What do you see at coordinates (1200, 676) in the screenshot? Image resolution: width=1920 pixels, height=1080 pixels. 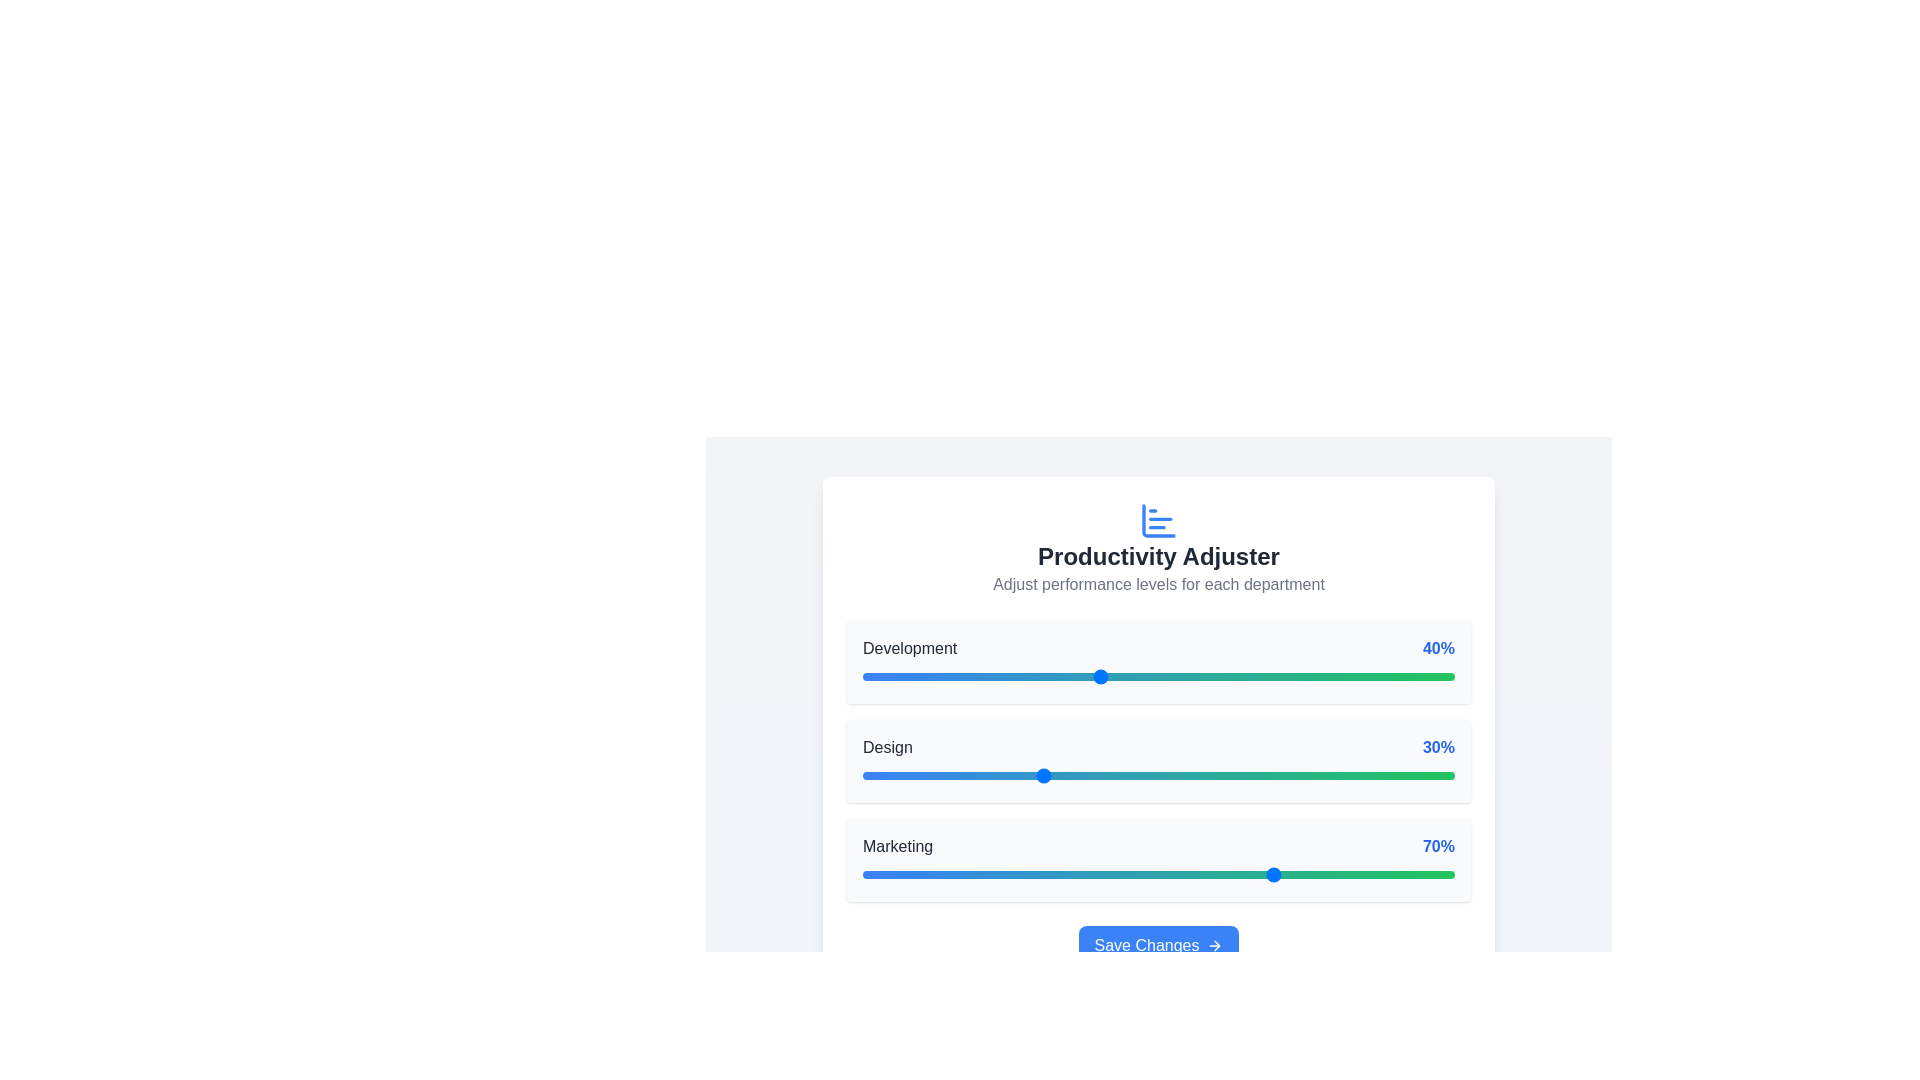 I see `the slider value` at bounding box center [1200, 676].